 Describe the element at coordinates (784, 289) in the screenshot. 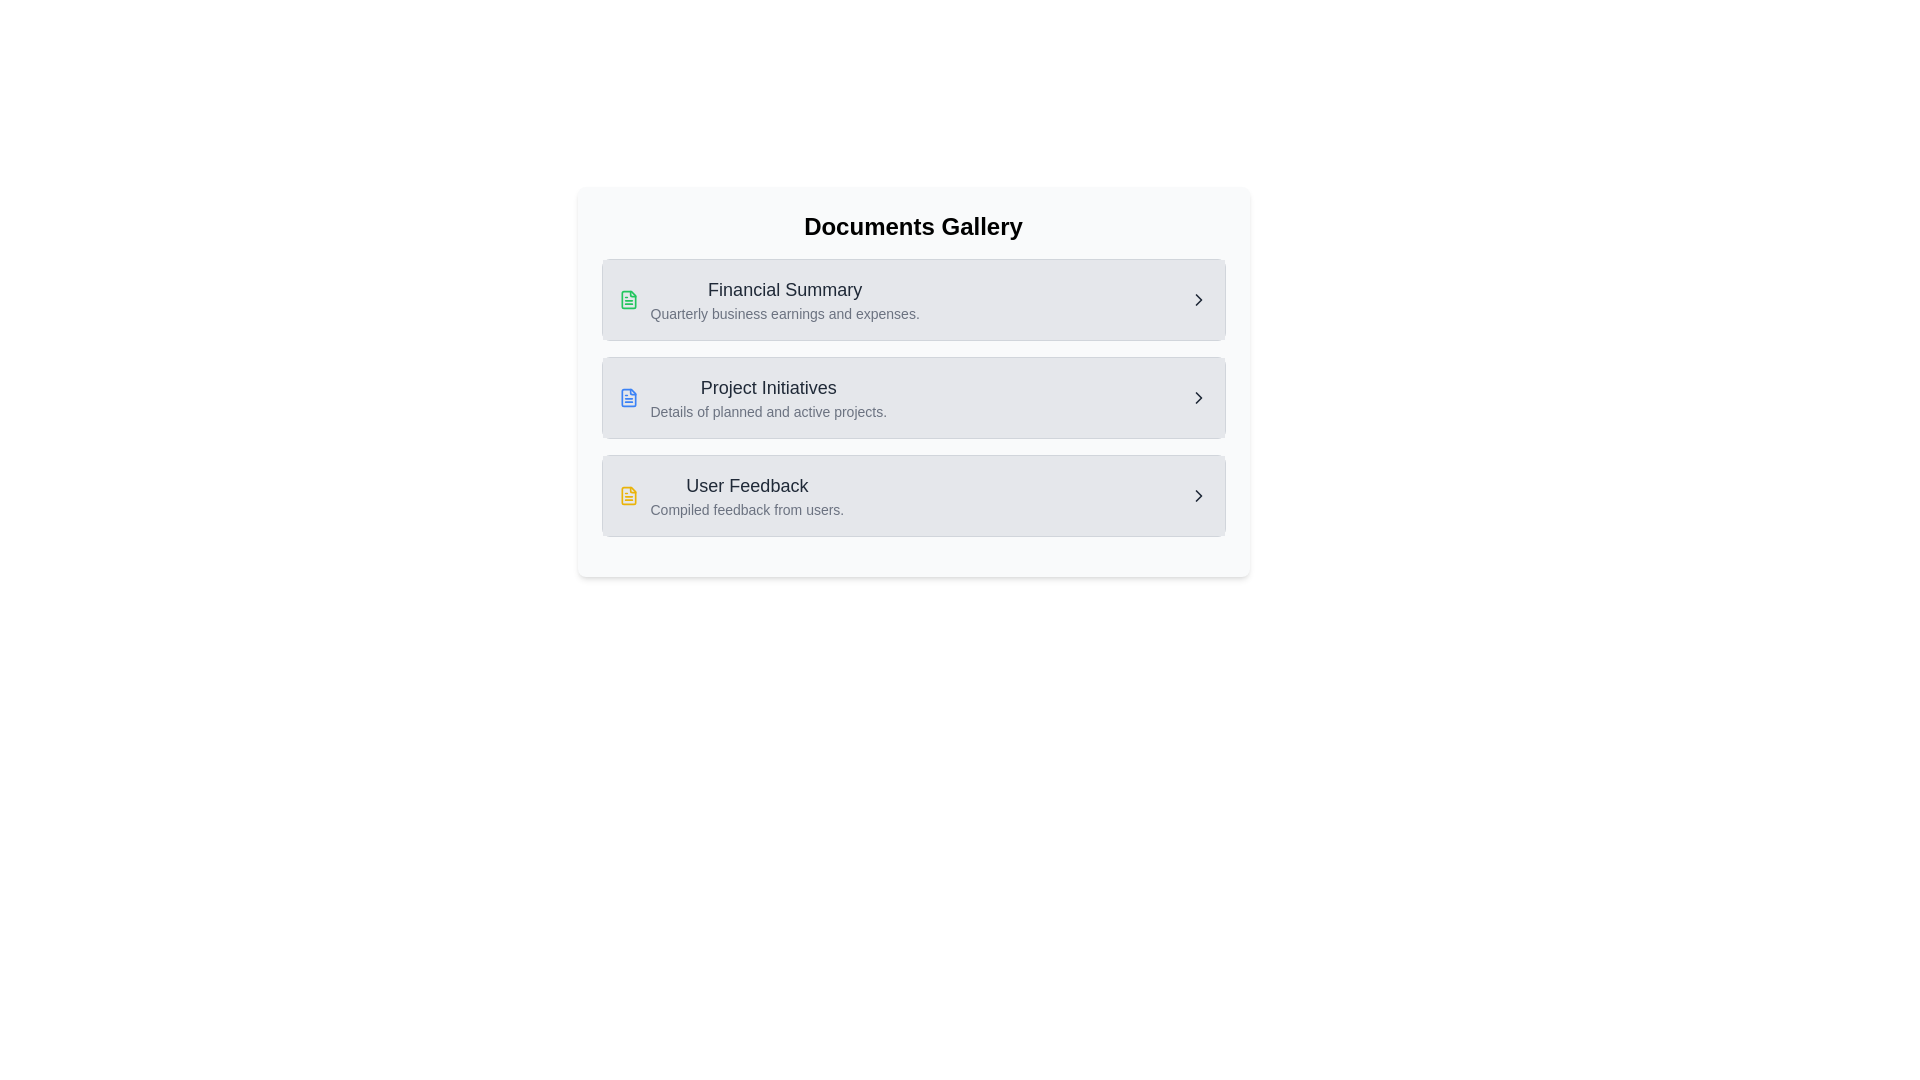

I see `the 'Financial Summary' heading text, which is displayed in bold, medium-sized dark gray font within a light gray background, located at the top of the financial summary panel` at that location.